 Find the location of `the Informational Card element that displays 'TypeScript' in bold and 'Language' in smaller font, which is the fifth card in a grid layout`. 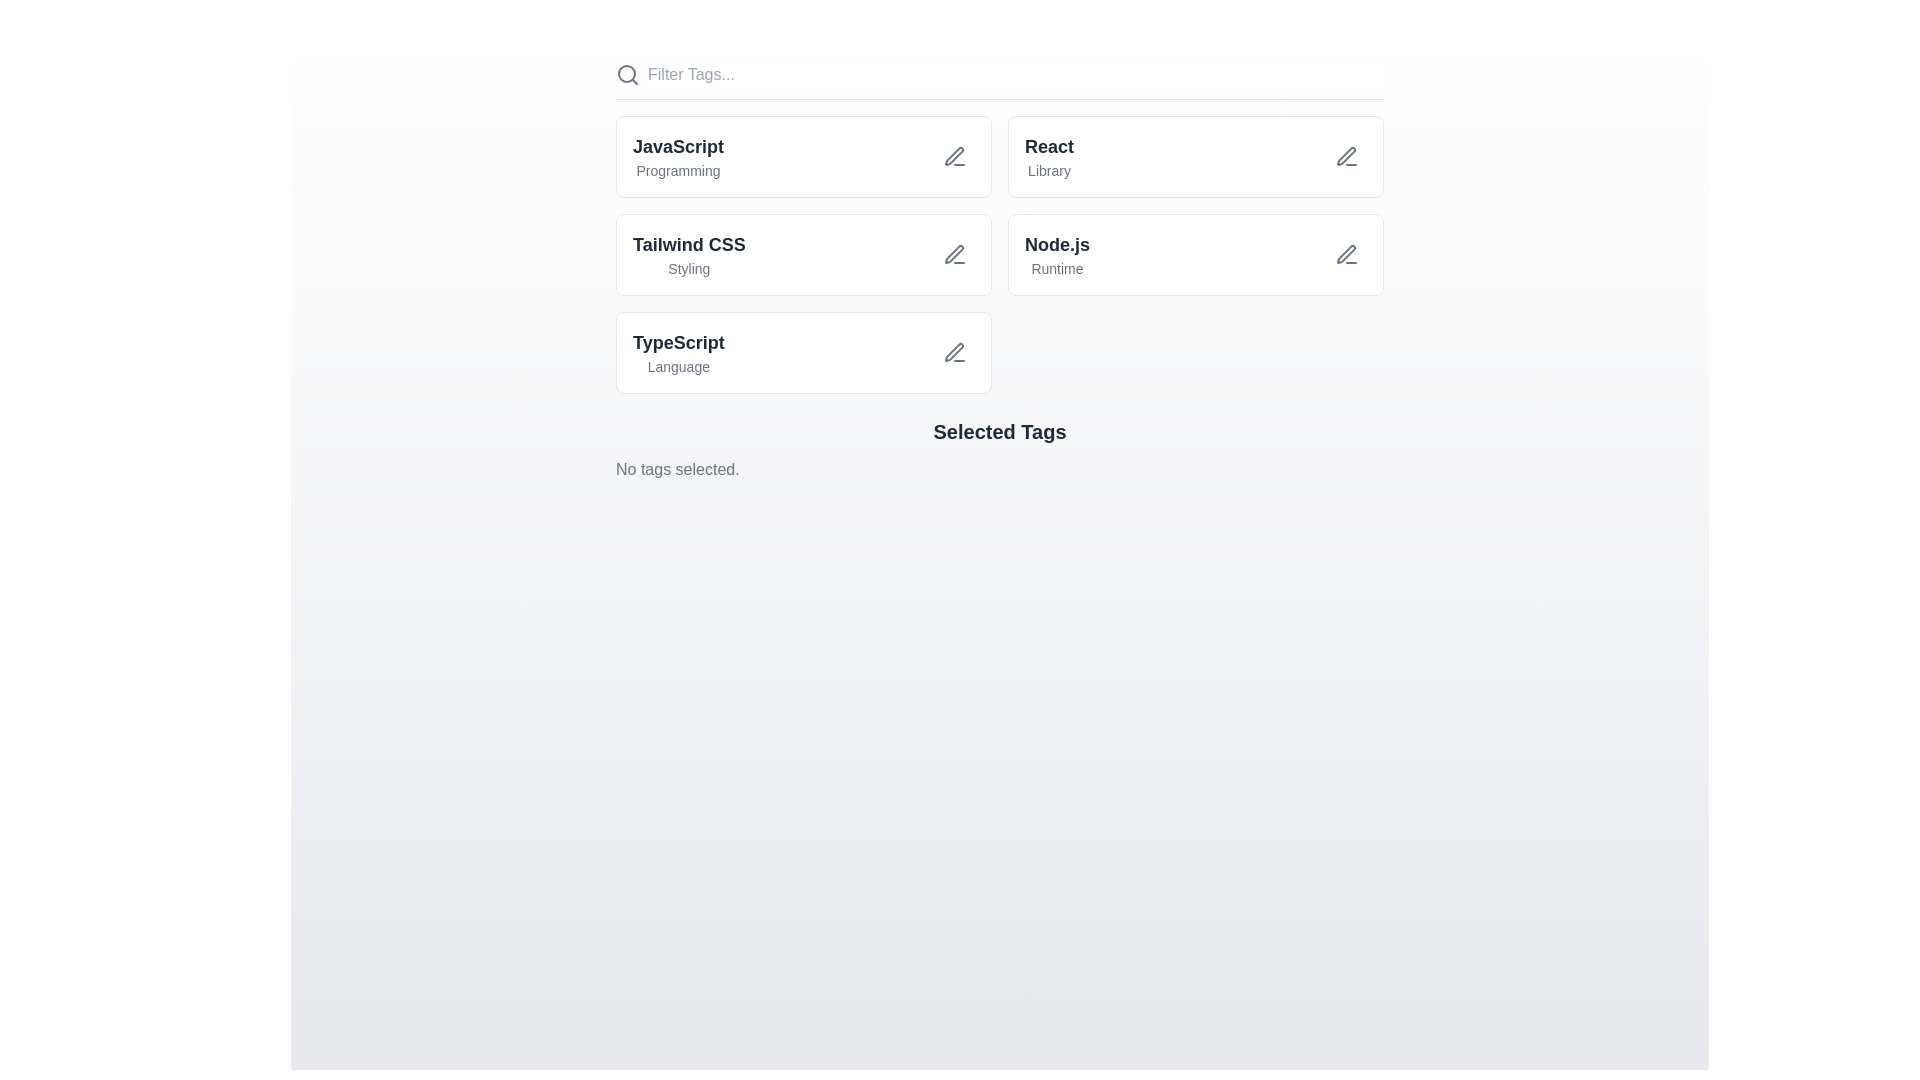

the Informational Card element that displays 'TypeScript' in bold and 'Language' in smaller font, which is the fifth card in a grid layout is located at coordinates (804, 352).